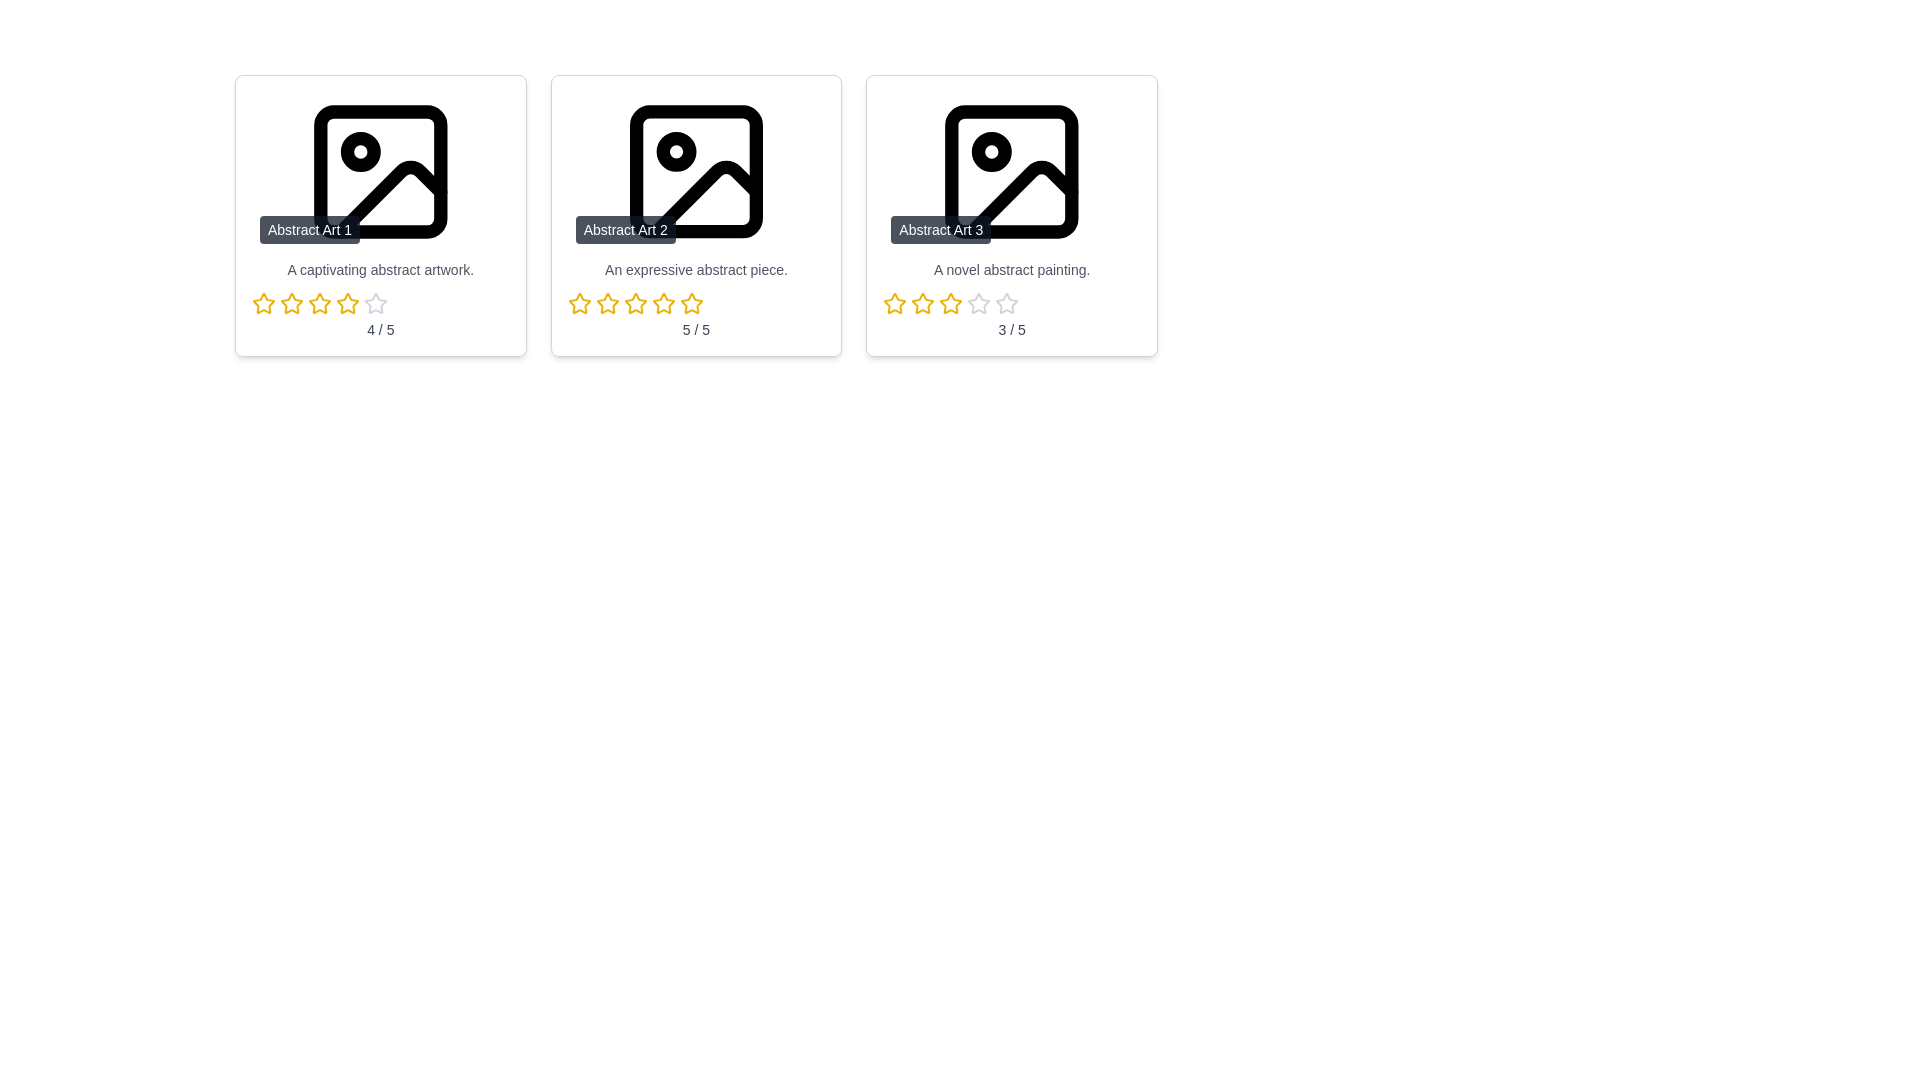 The height and width of the screenshot is (1080, 1920). Describe the element at coordinates (696, 171) in the screenshot. I see `the title of artwork Abstract Art 2` at that location.